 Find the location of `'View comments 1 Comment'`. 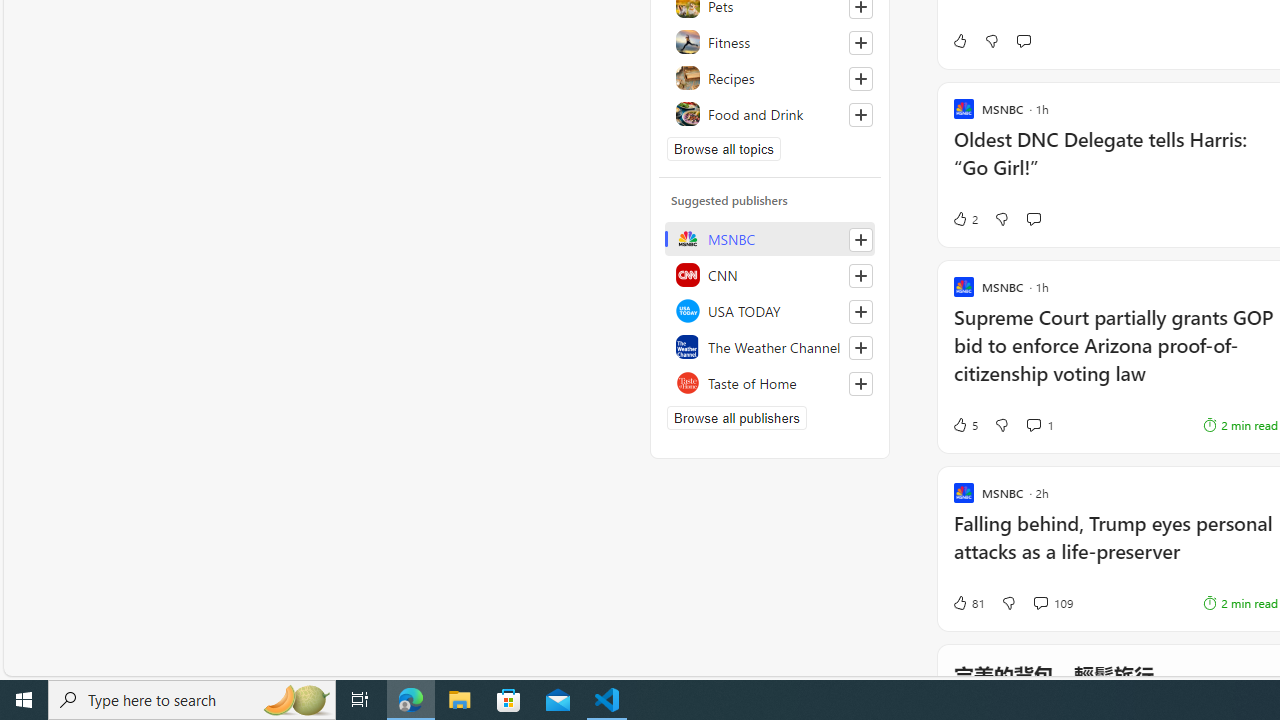

'View comments 1 Comment' is located at coordinates (1040, 424).